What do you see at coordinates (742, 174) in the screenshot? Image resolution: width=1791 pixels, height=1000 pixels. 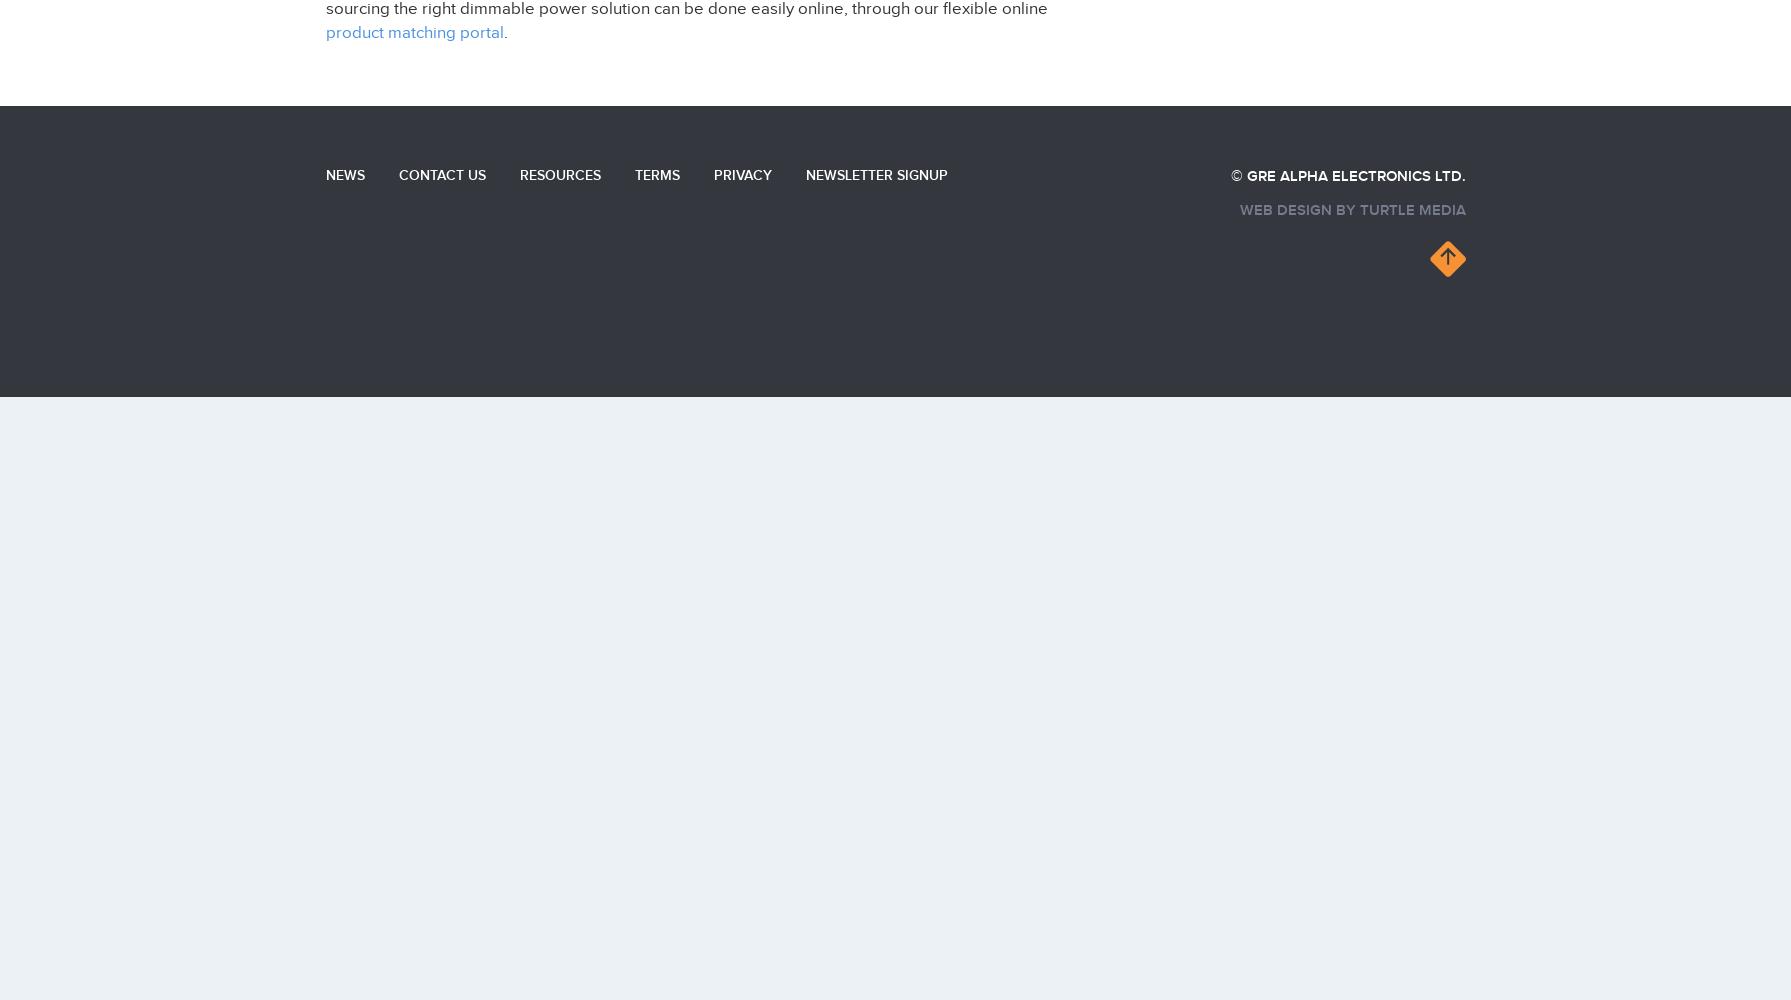 I see `'Privacy'` at bounding box center [742, 174].